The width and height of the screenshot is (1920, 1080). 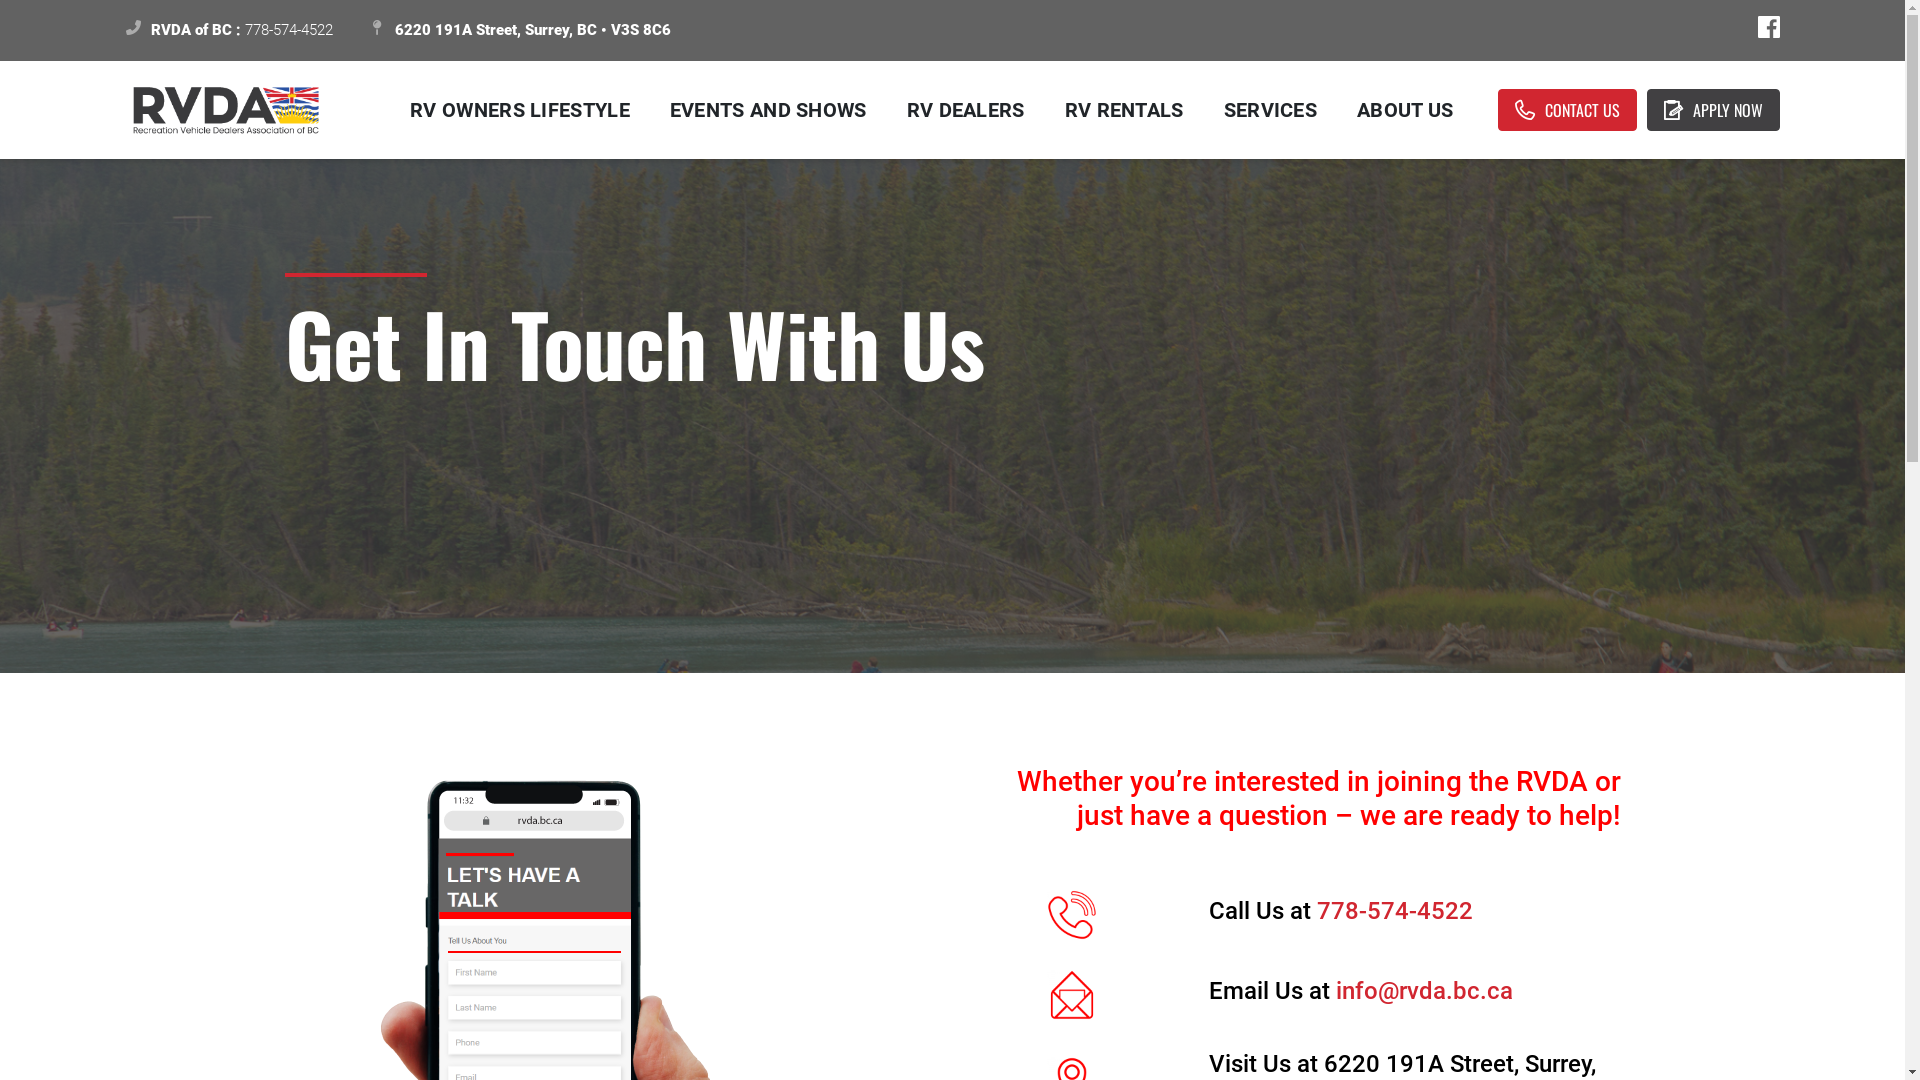 What do you see at coordinates (1423, 991) in the screenshot?
I see `'info@rvda.bc.ca'` at bounding box center [1423, 991].